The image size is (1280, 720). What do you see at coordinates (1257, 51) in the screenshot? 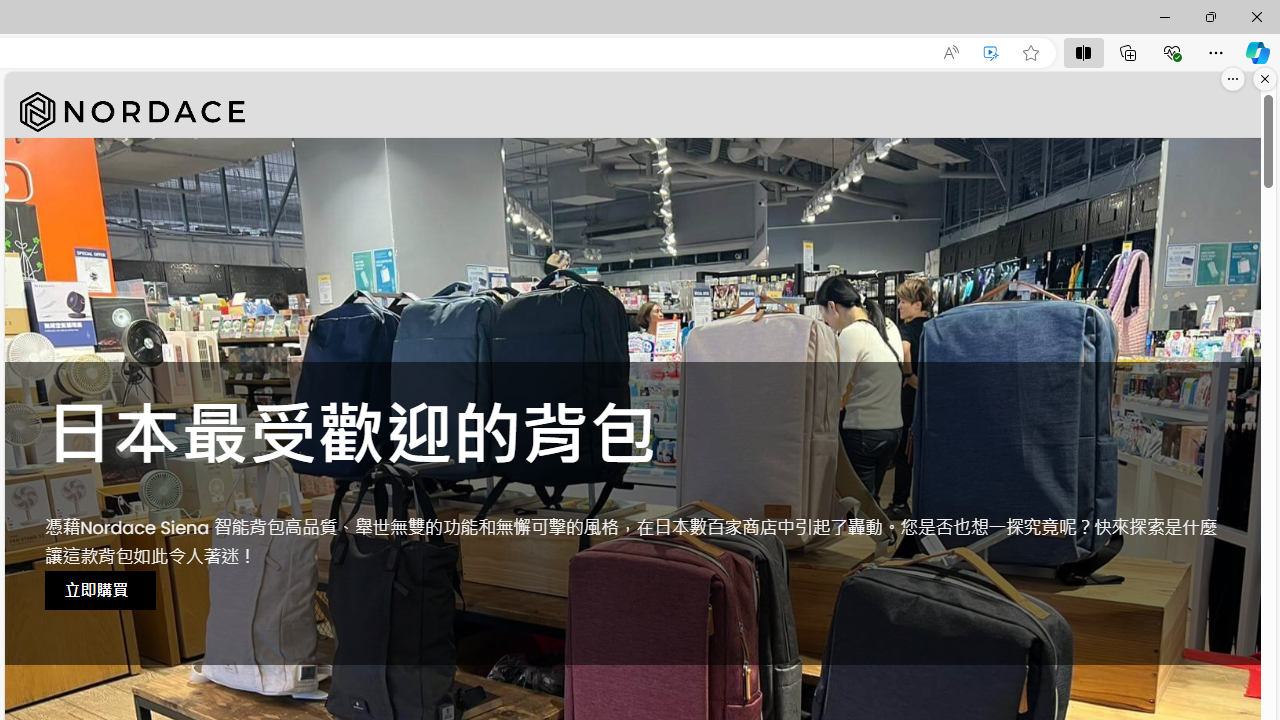
I see `'Copilot (Ctrl+Shift+.)'` at bounding box center [1257, 51].